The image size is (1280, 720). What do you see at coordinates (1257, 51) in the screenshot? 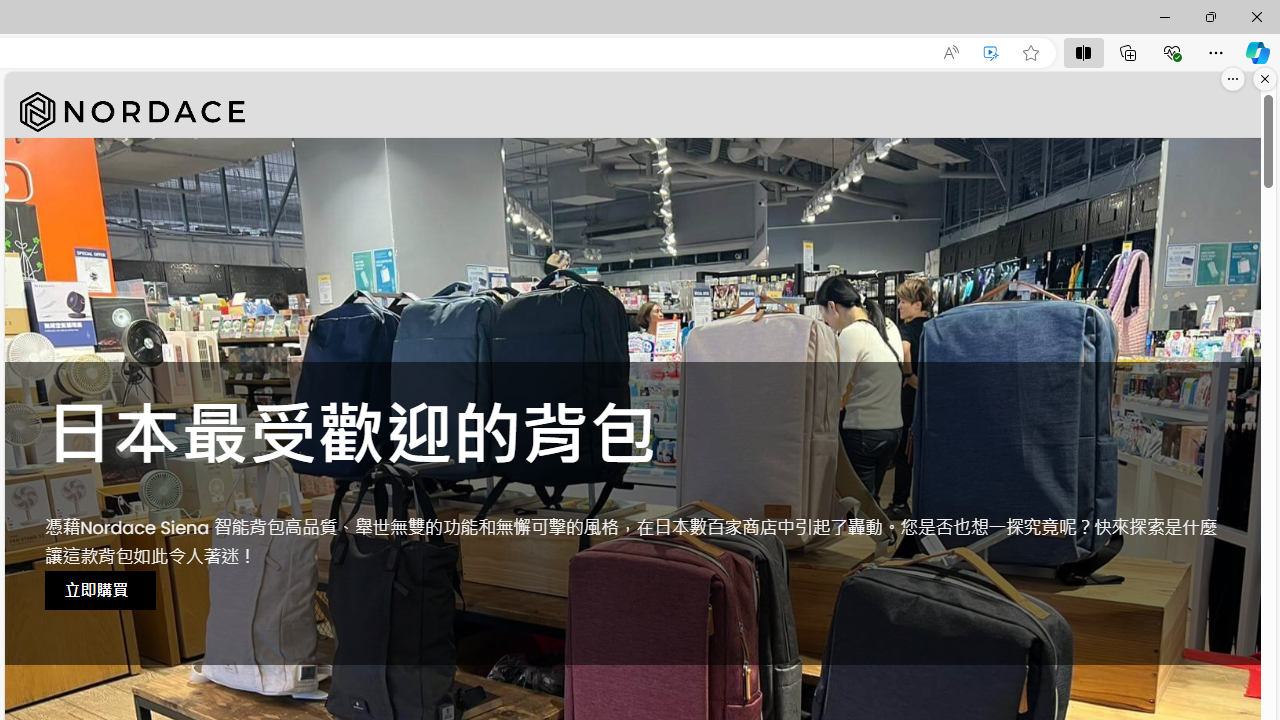
I see `'Copilot (Ctrl+Shift+.)'` at bounding box center [1257, 51].